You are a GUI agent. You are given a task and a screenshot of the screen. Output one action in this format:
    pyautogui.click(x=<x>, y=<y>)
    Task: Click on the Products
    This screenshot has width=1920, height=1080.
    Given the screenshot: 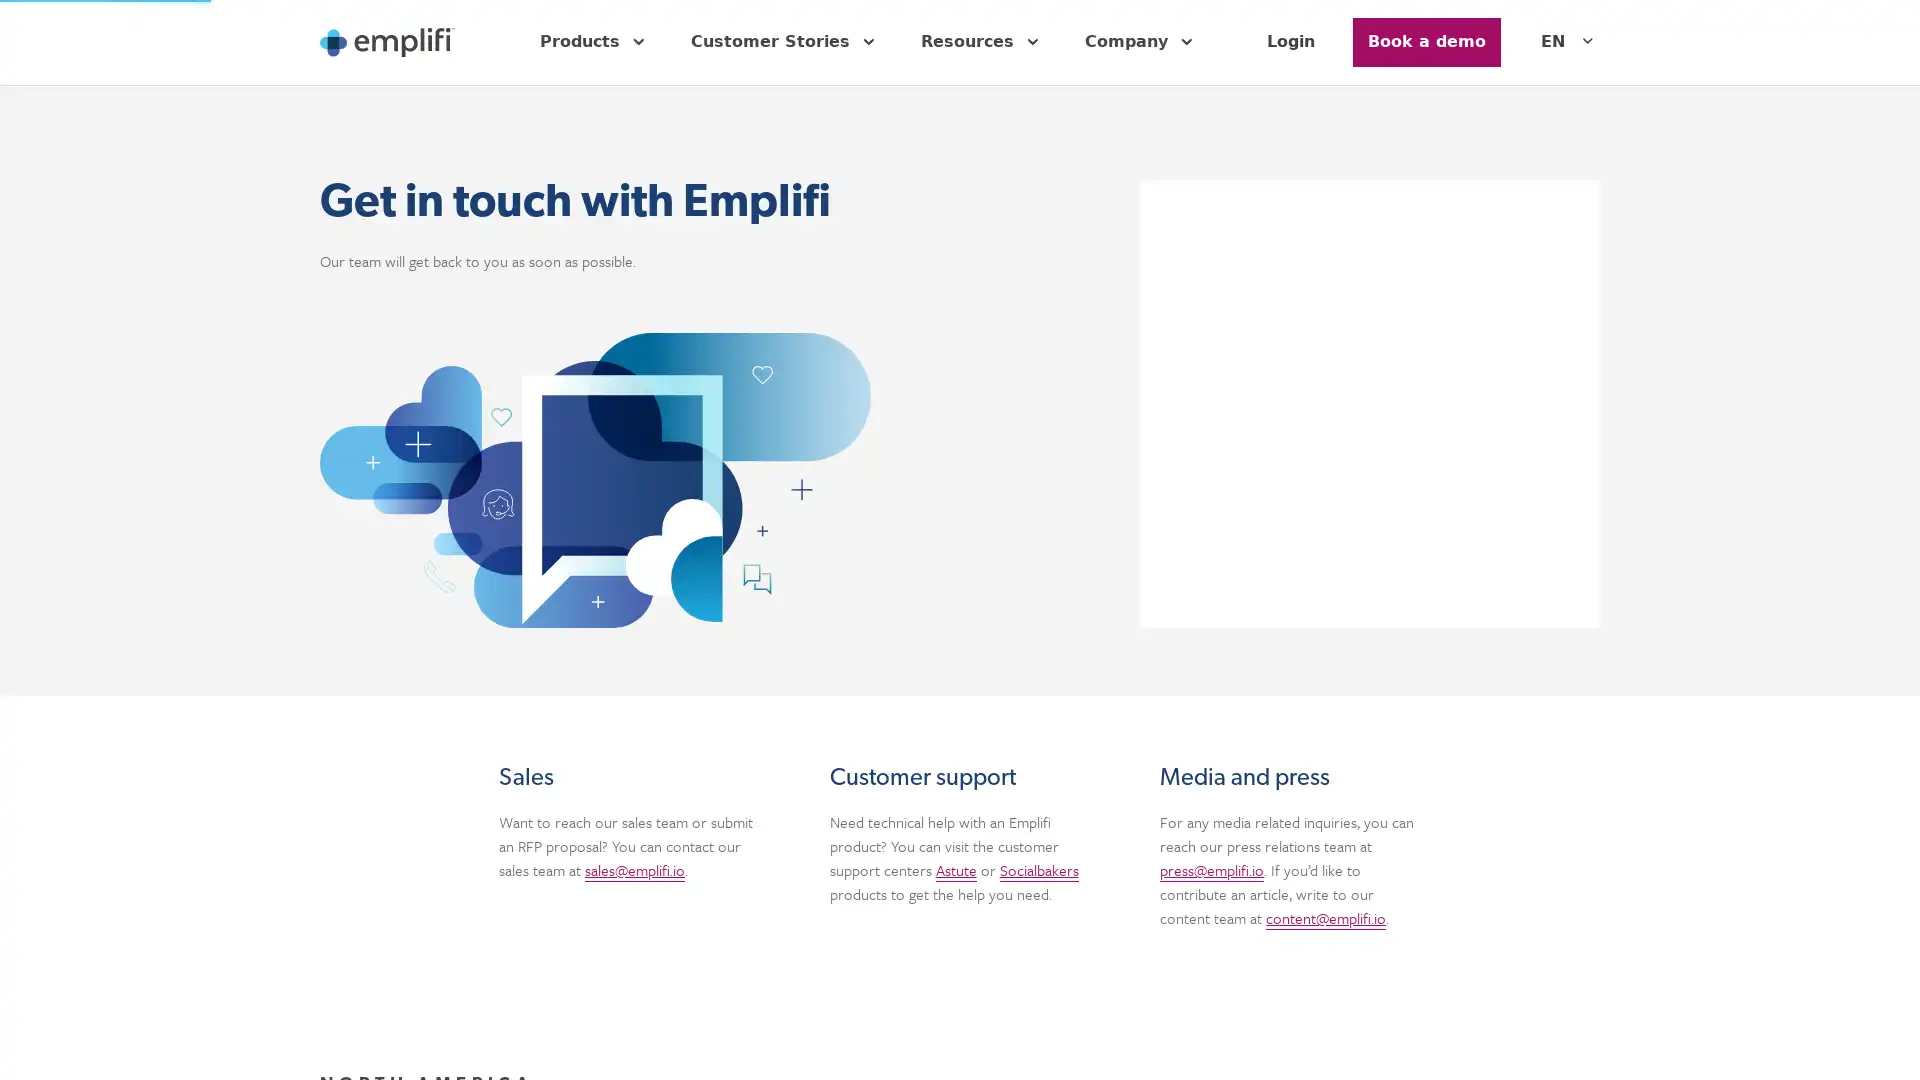 What is the action you would take?
    pyautogui.click(x=594, y=42)
    